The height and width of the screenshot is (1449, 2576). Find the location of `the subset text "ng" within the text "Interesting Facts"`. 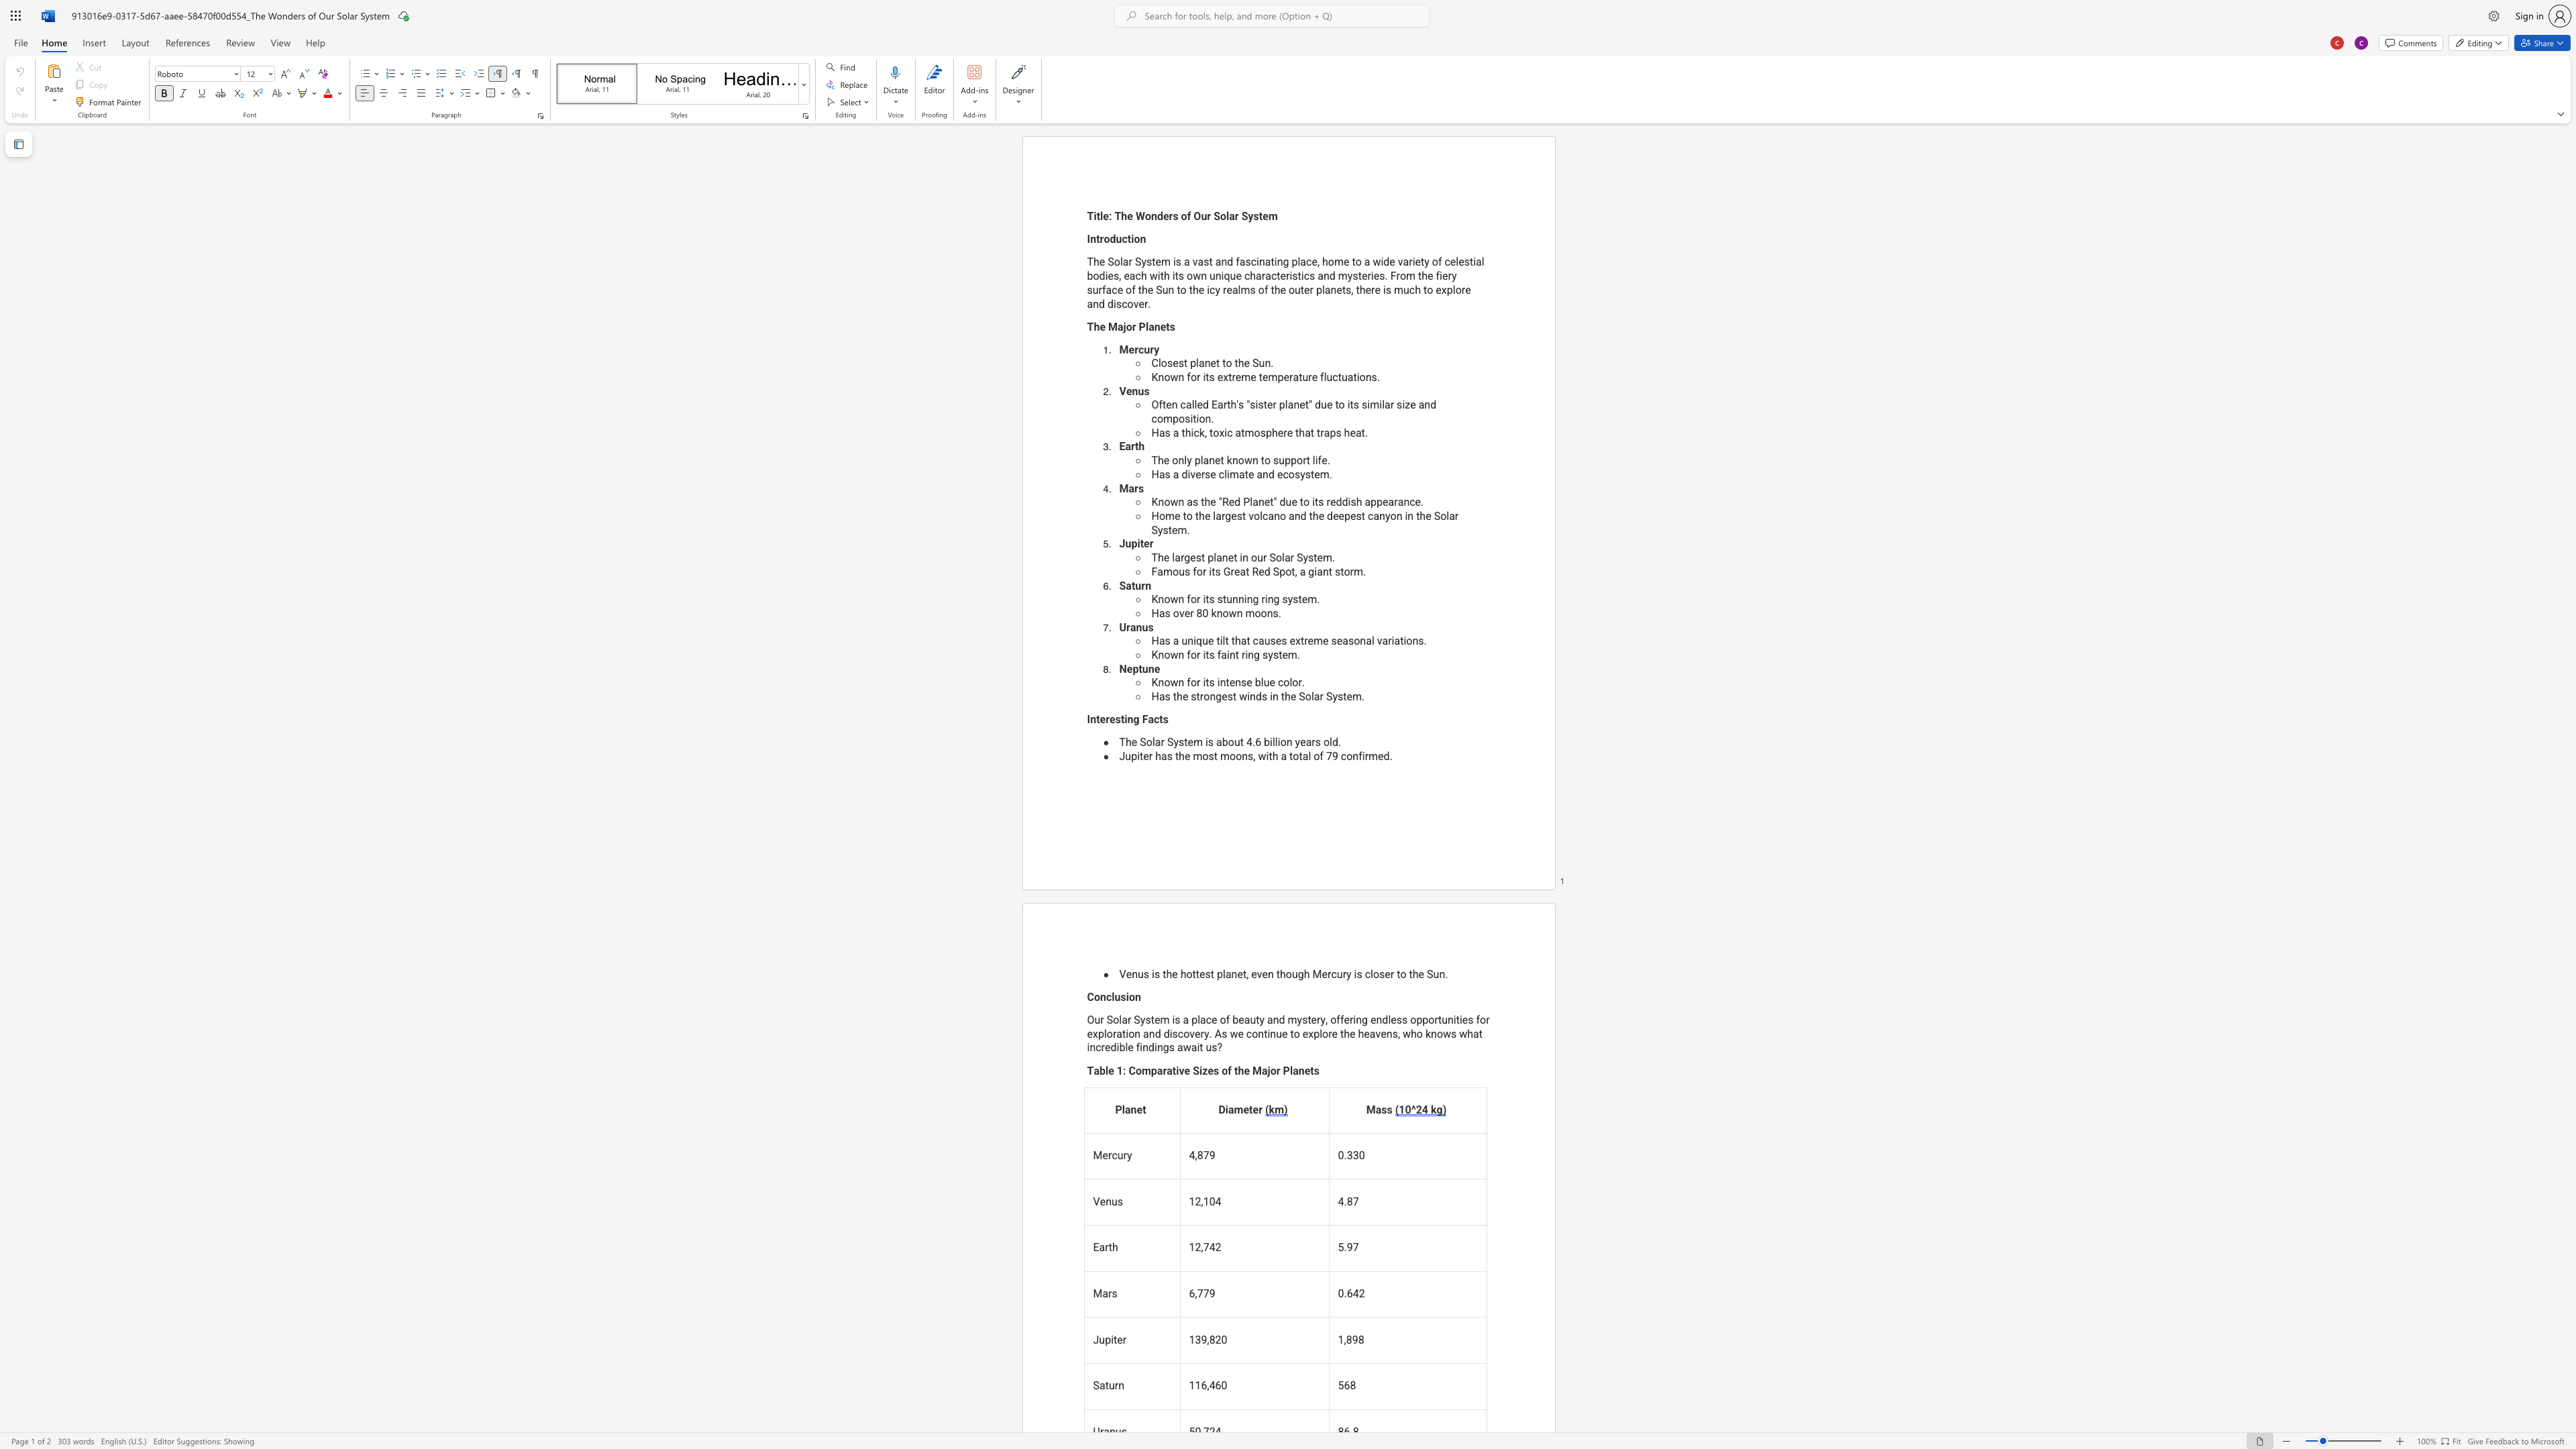

the subset text "ng" within the text "Interesting Facts" is located at coordinates (1127, 719).